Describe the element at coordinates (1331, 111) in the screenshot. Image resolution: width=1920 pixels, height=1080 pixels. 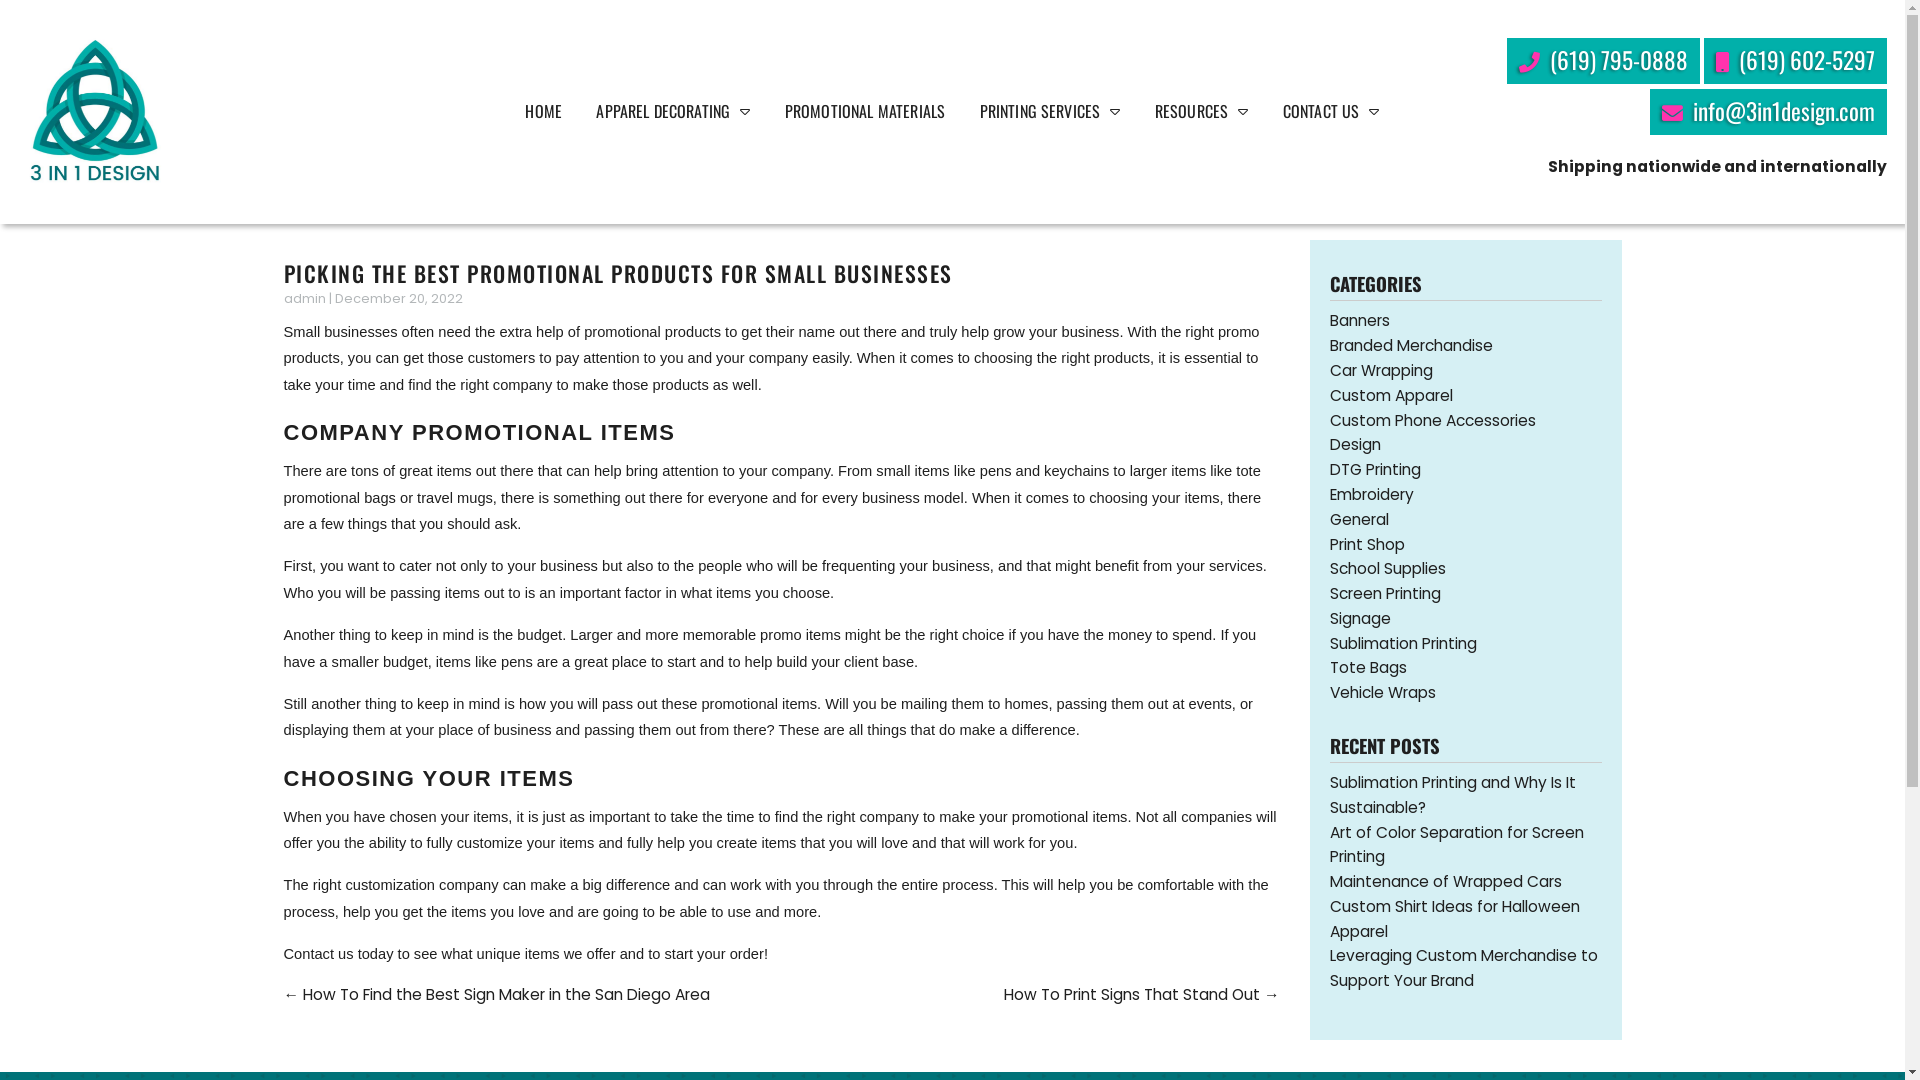
I see `'CONTACT US'` at that location.